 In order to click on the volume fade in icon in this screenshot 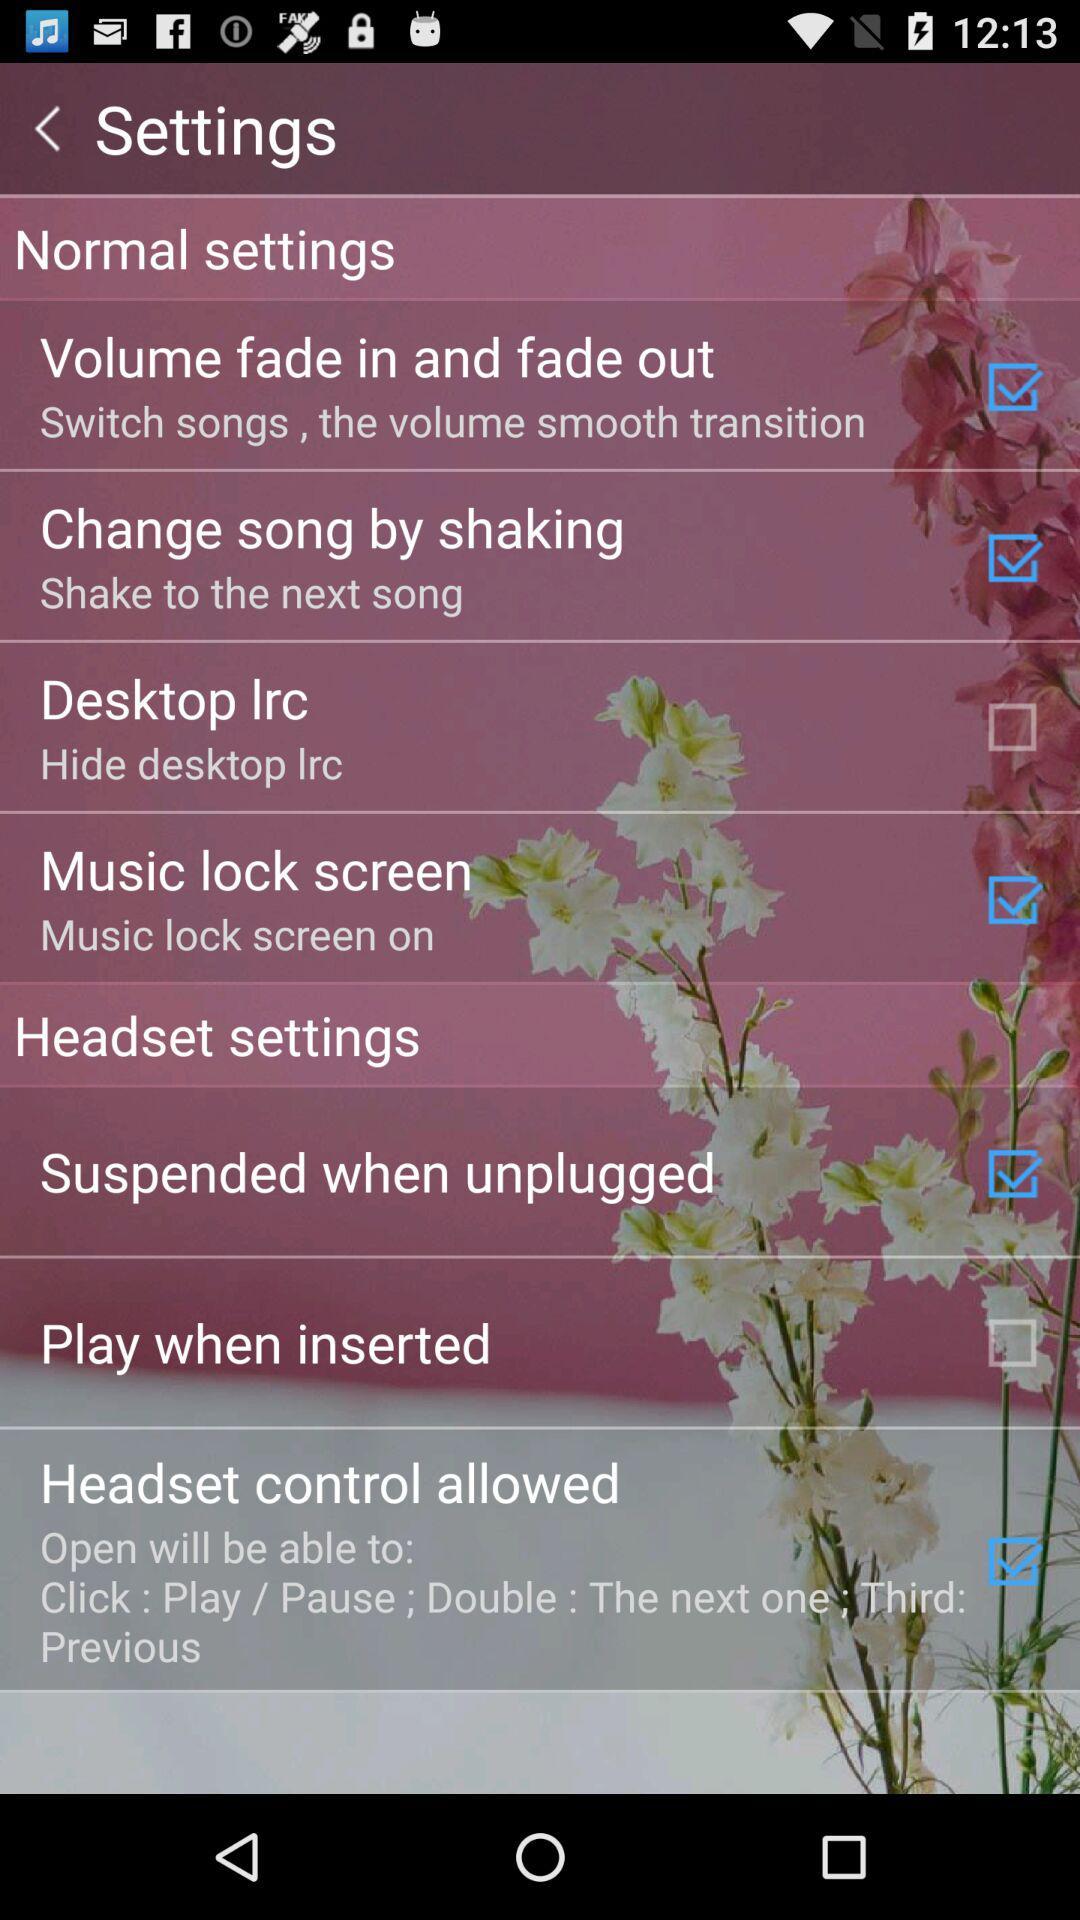, I will do `click(377, 355)`.